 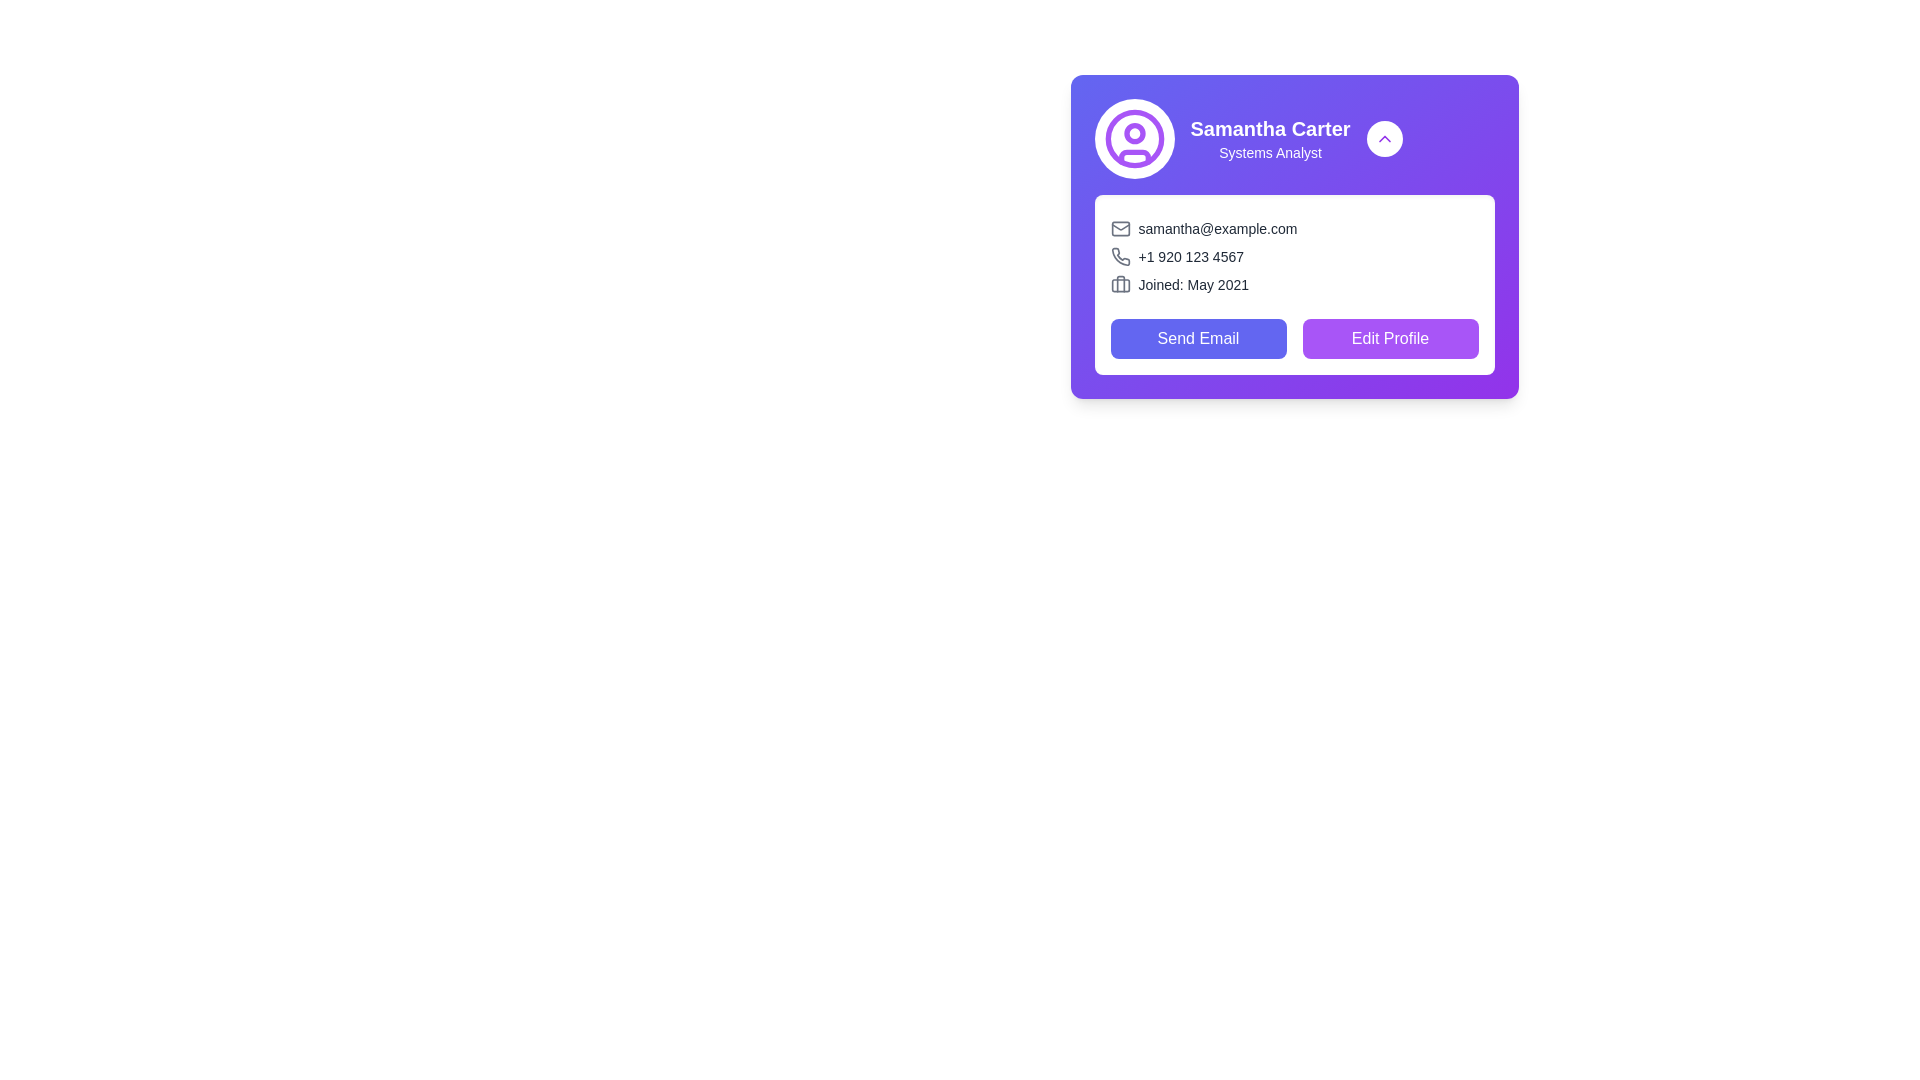 What do you see at coordinates (1198, 338) in the screenshot?
I see `the 'Send Email' button with a purple background and white text to trigger hover-specific effects` at bounding box center [1198, 338].